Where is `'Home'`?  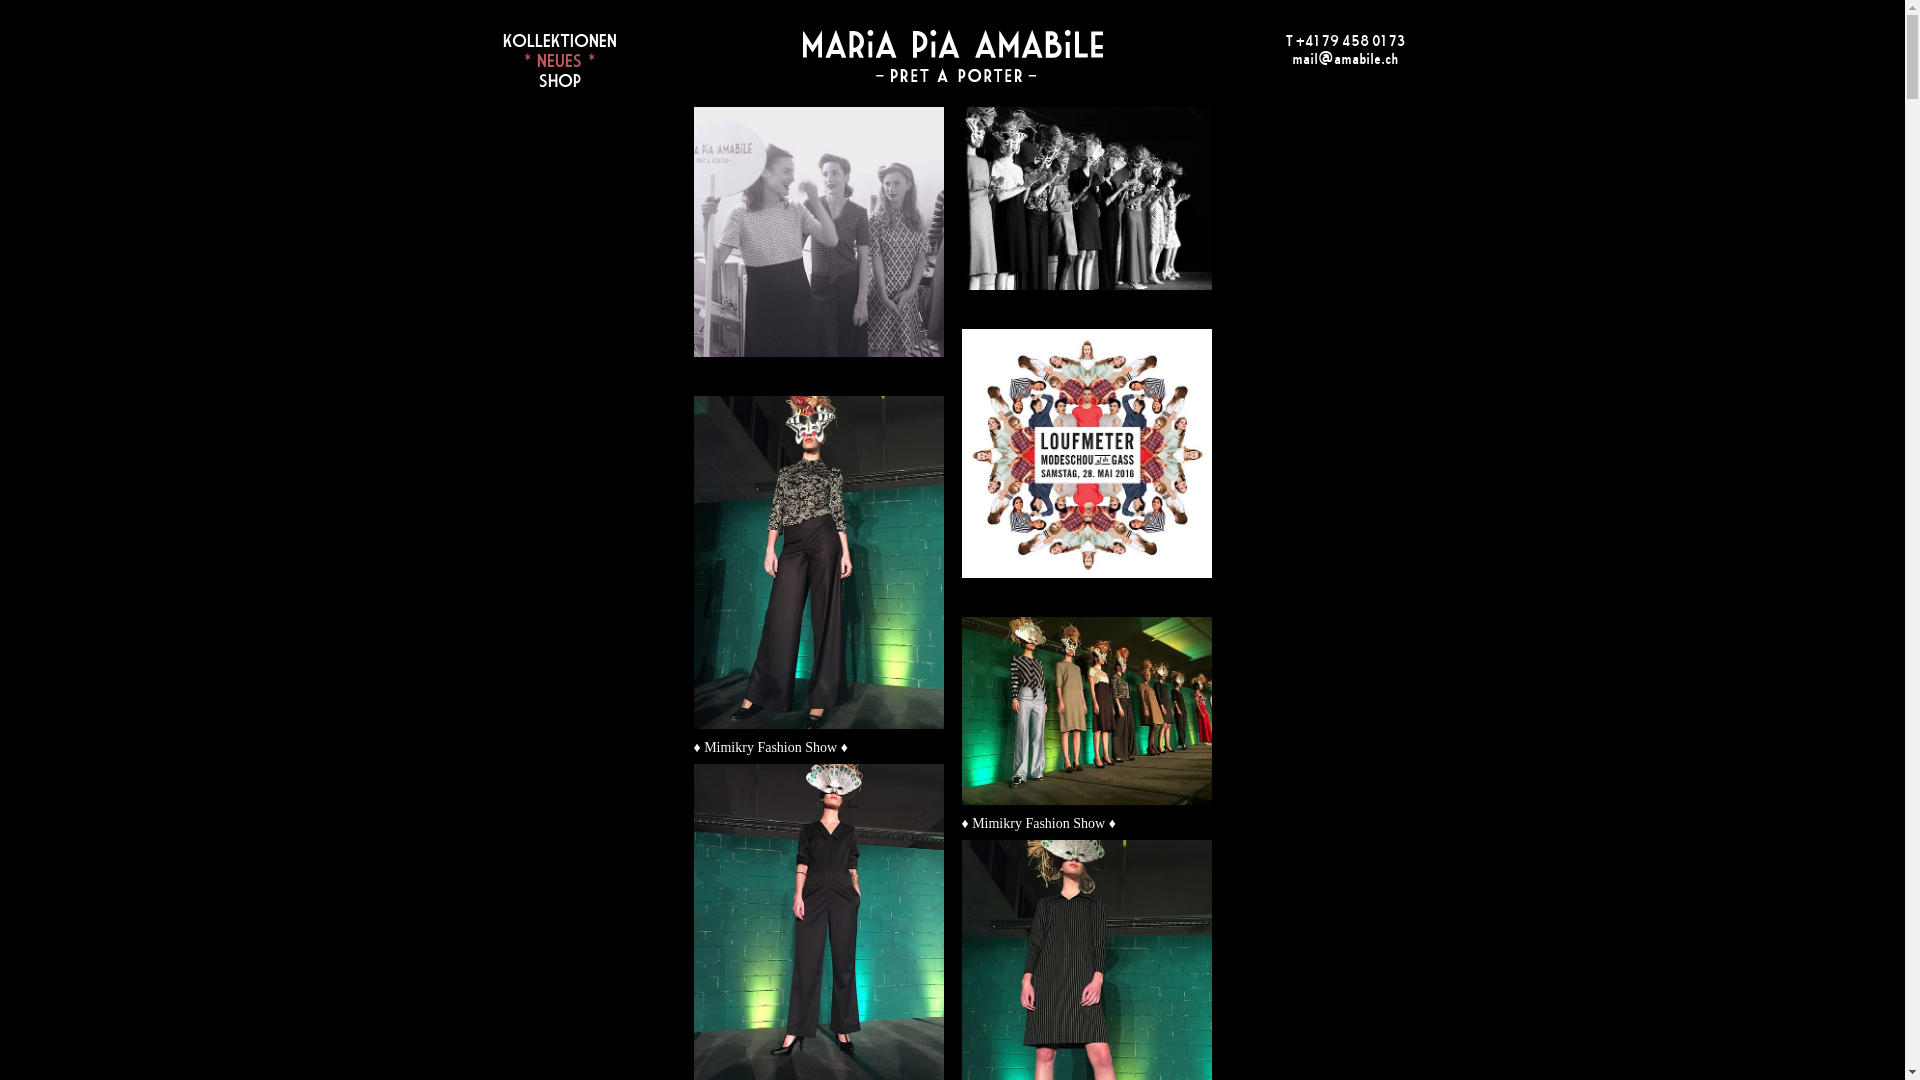 'Home' is located at coordinates (950, 55).